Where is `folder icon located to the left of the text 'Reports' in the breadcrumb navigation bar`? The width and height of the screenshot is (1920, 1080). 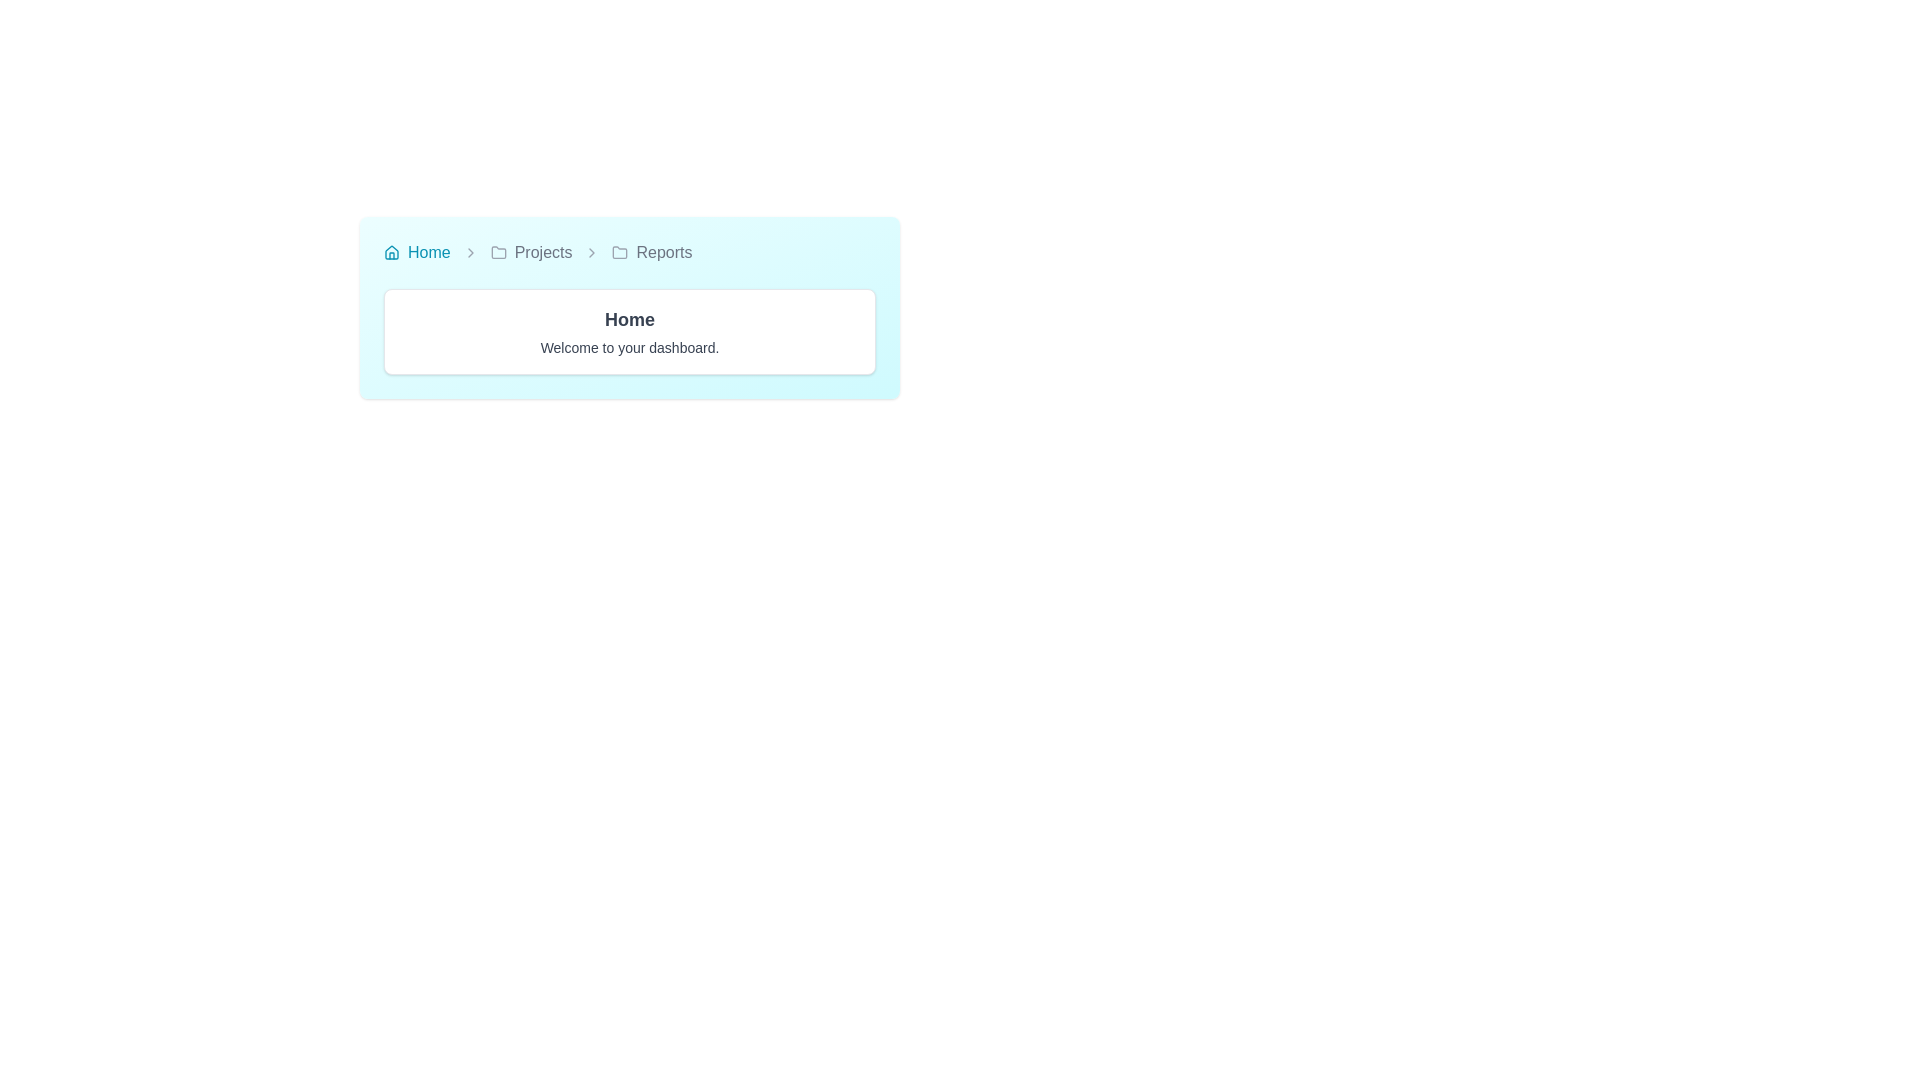 folder icon located to the left of the text 'Reports' in the breadcrumb navigation bar is located at coordinates (619, 252).